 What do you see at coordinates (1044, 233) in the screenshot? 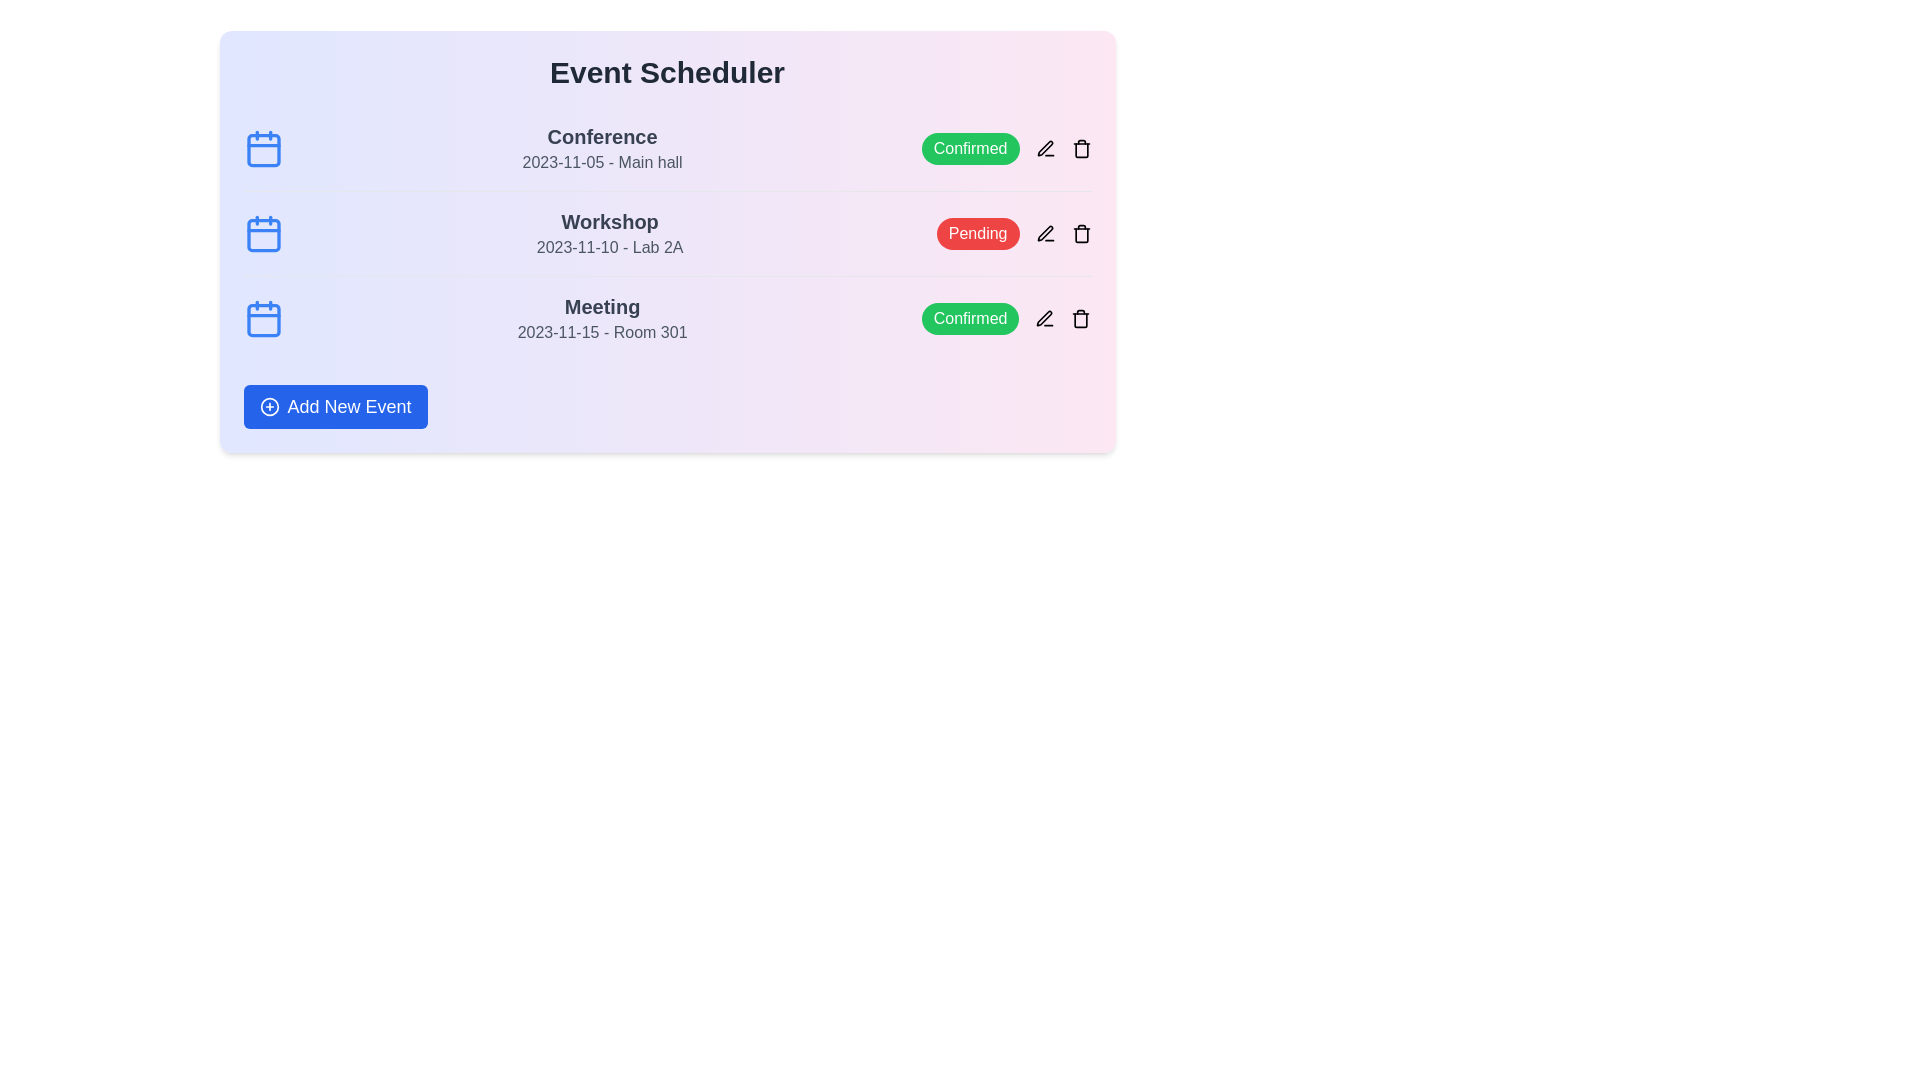
I see `the edit pen icon button located between the 'Pending' status indicator and the trash icon in the action buttons section for the 'Workshop' event entry` at bounding box center [1044, 233].